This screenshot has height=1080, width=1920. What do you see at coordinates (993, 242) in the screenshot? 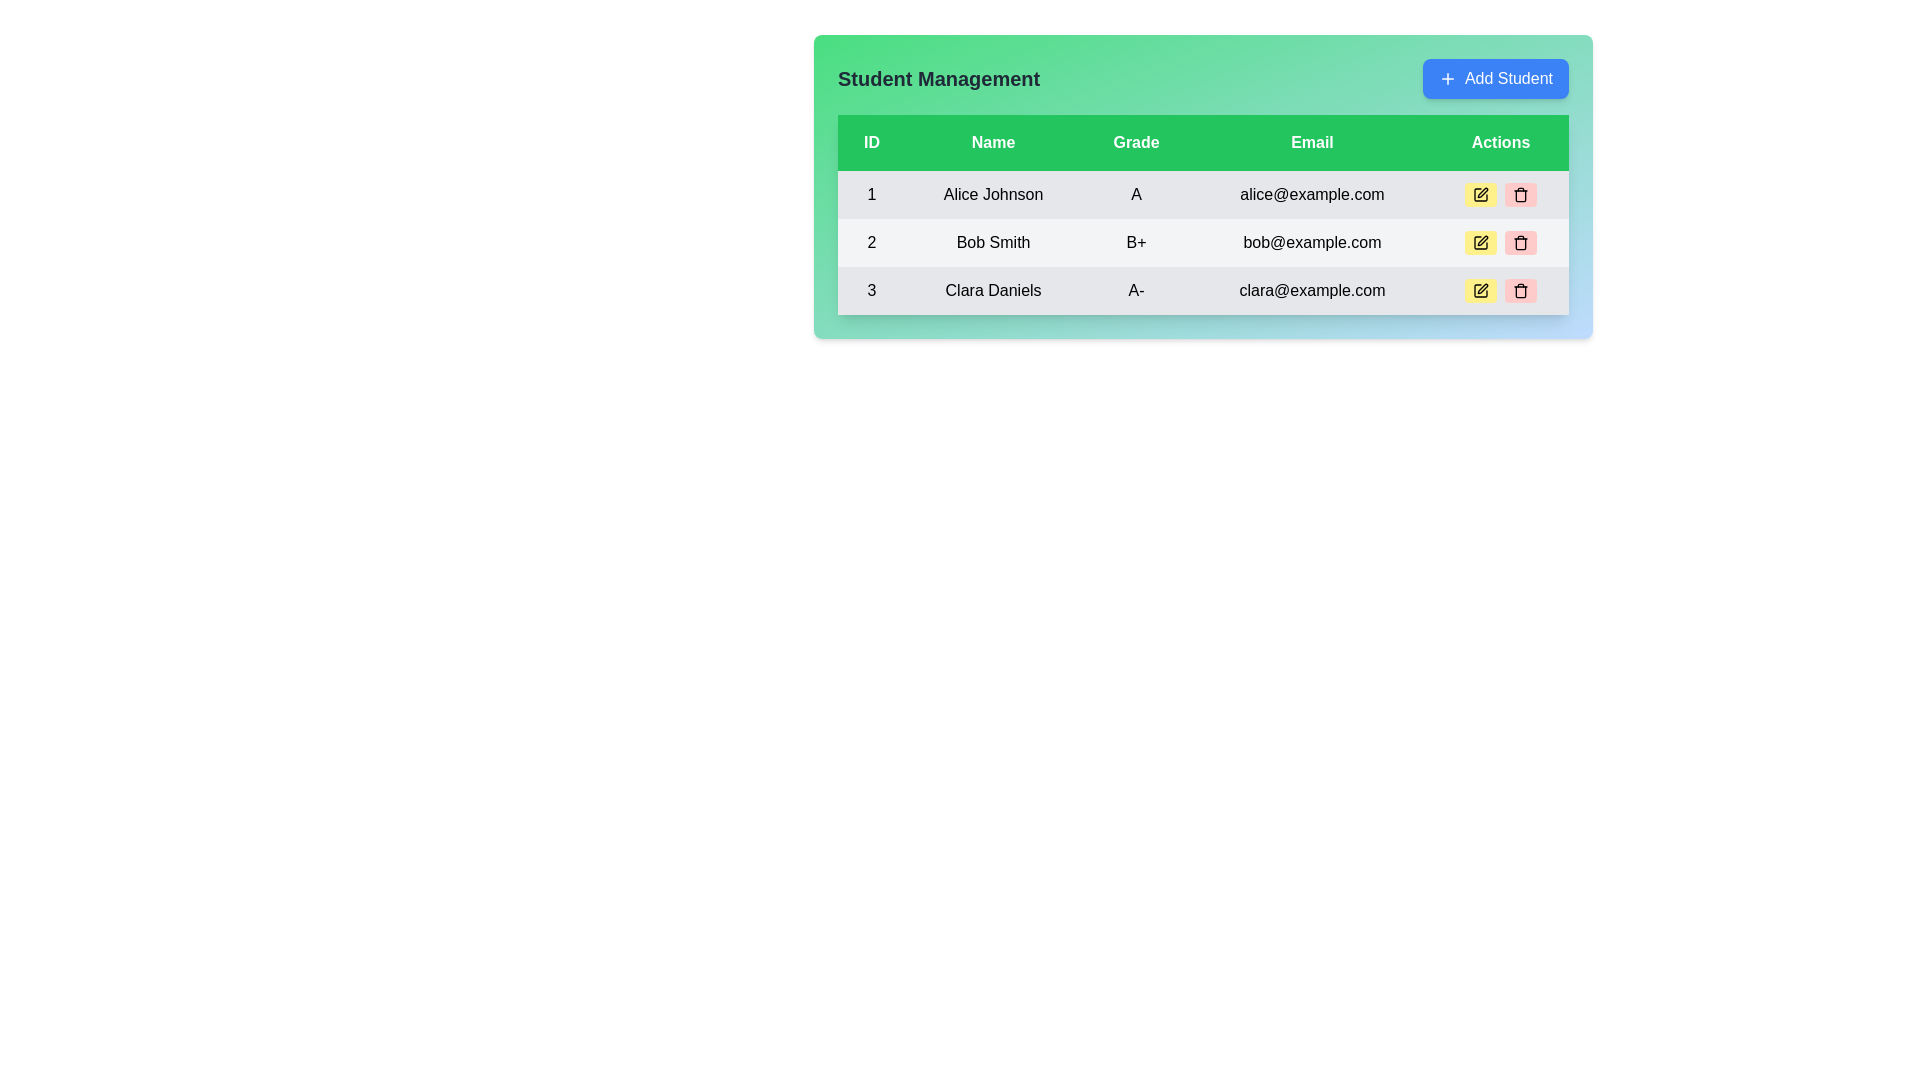
I see `the text label displaying the name 'Bob Smith' located in the 'Student Management' table, which is the second item in the 'Name' column of the second row` at bounding box center [993, 242].